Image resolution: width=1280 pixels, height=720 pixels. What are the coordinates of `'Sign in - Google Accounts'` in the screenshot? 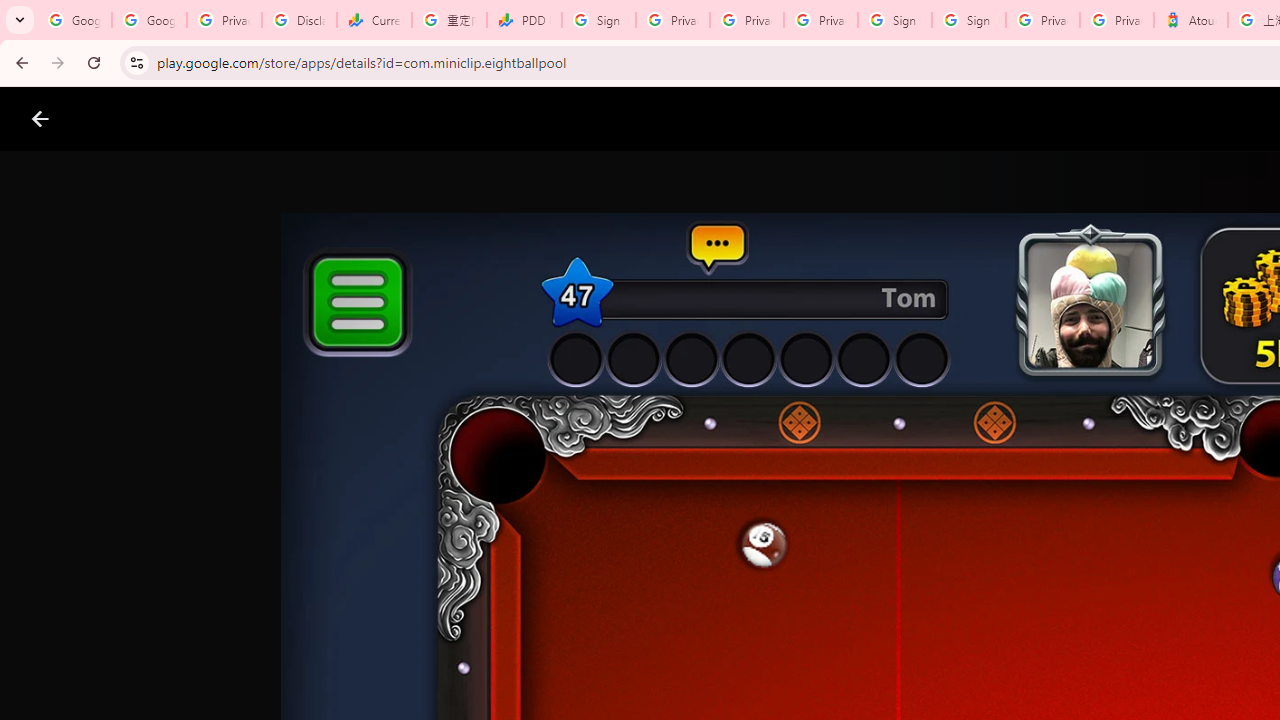 It's located at (893, 20).